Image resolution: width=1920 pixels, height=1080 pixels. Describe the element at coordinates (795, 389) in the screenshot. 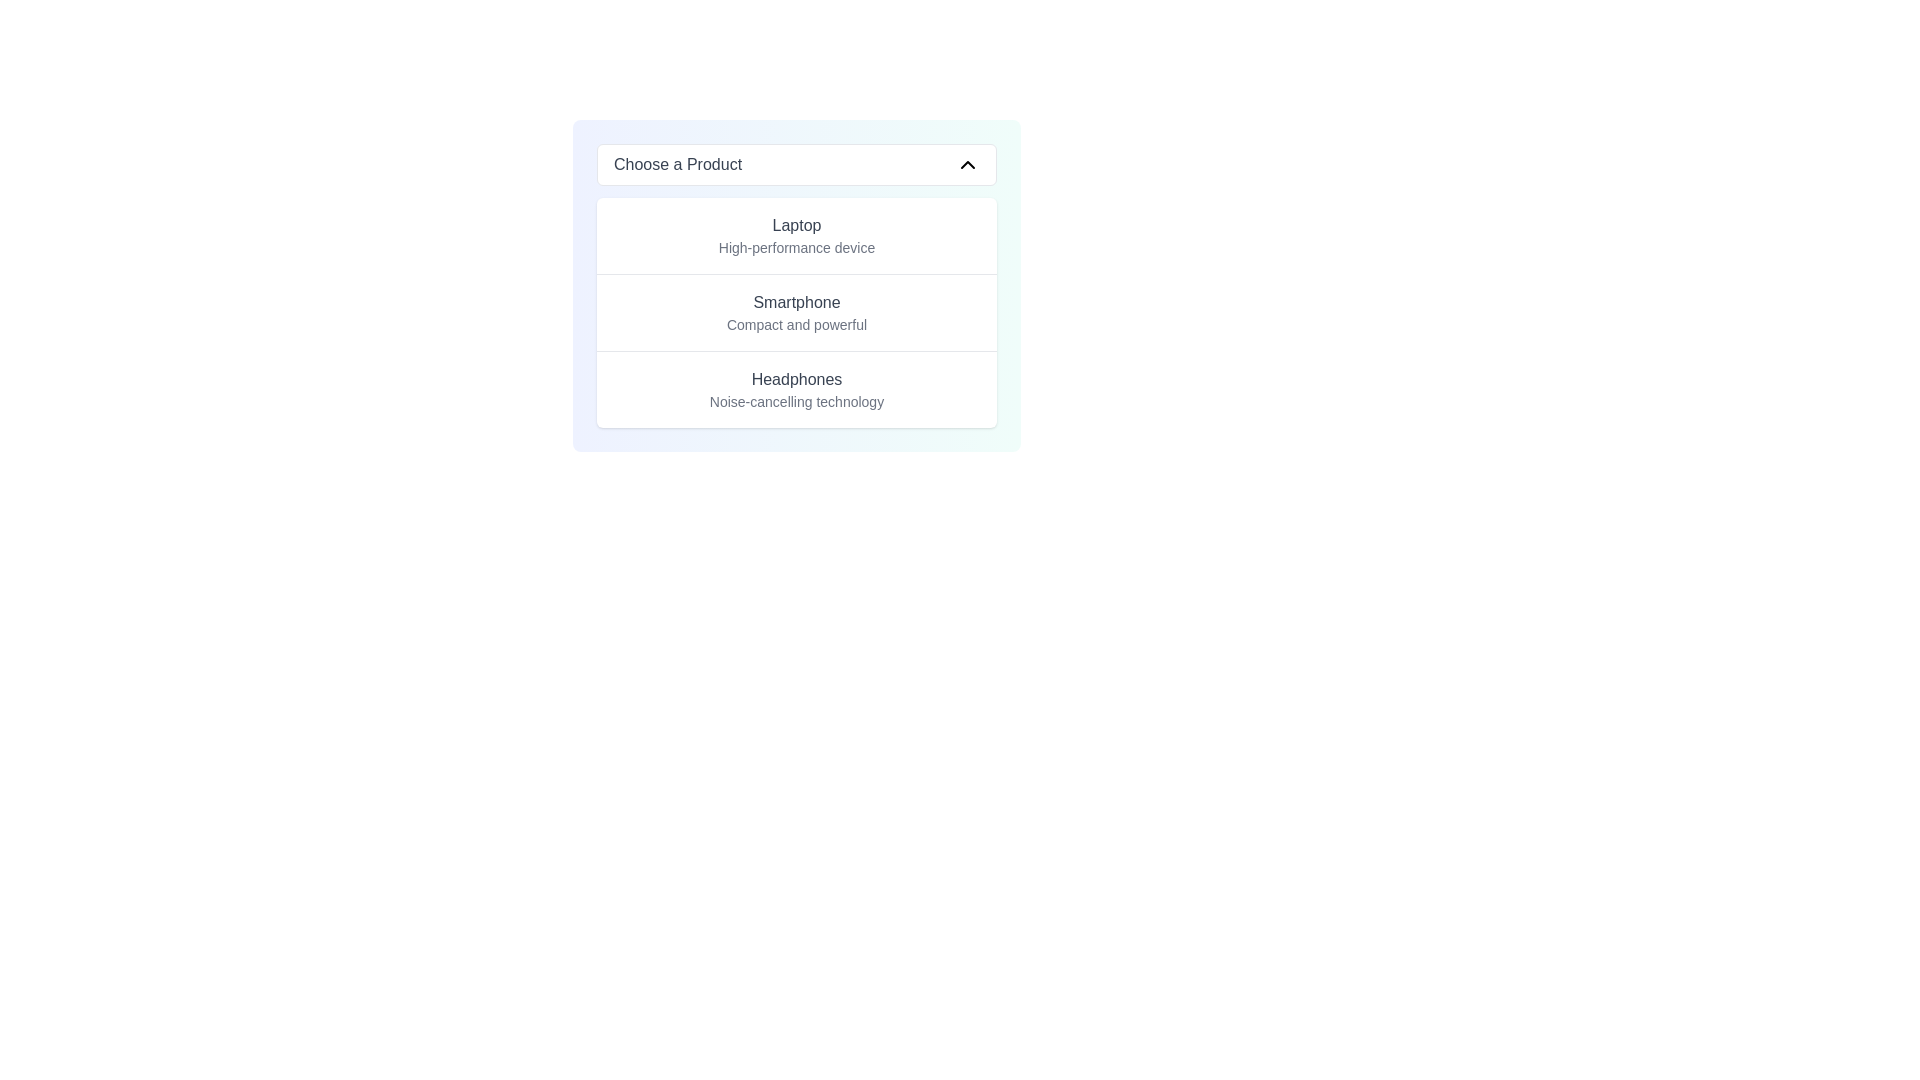

I see `the text component displaying the title 'Headphones' with the description 'Noise-cancelling technology', located within the third item of a dropdown menu` at that location.